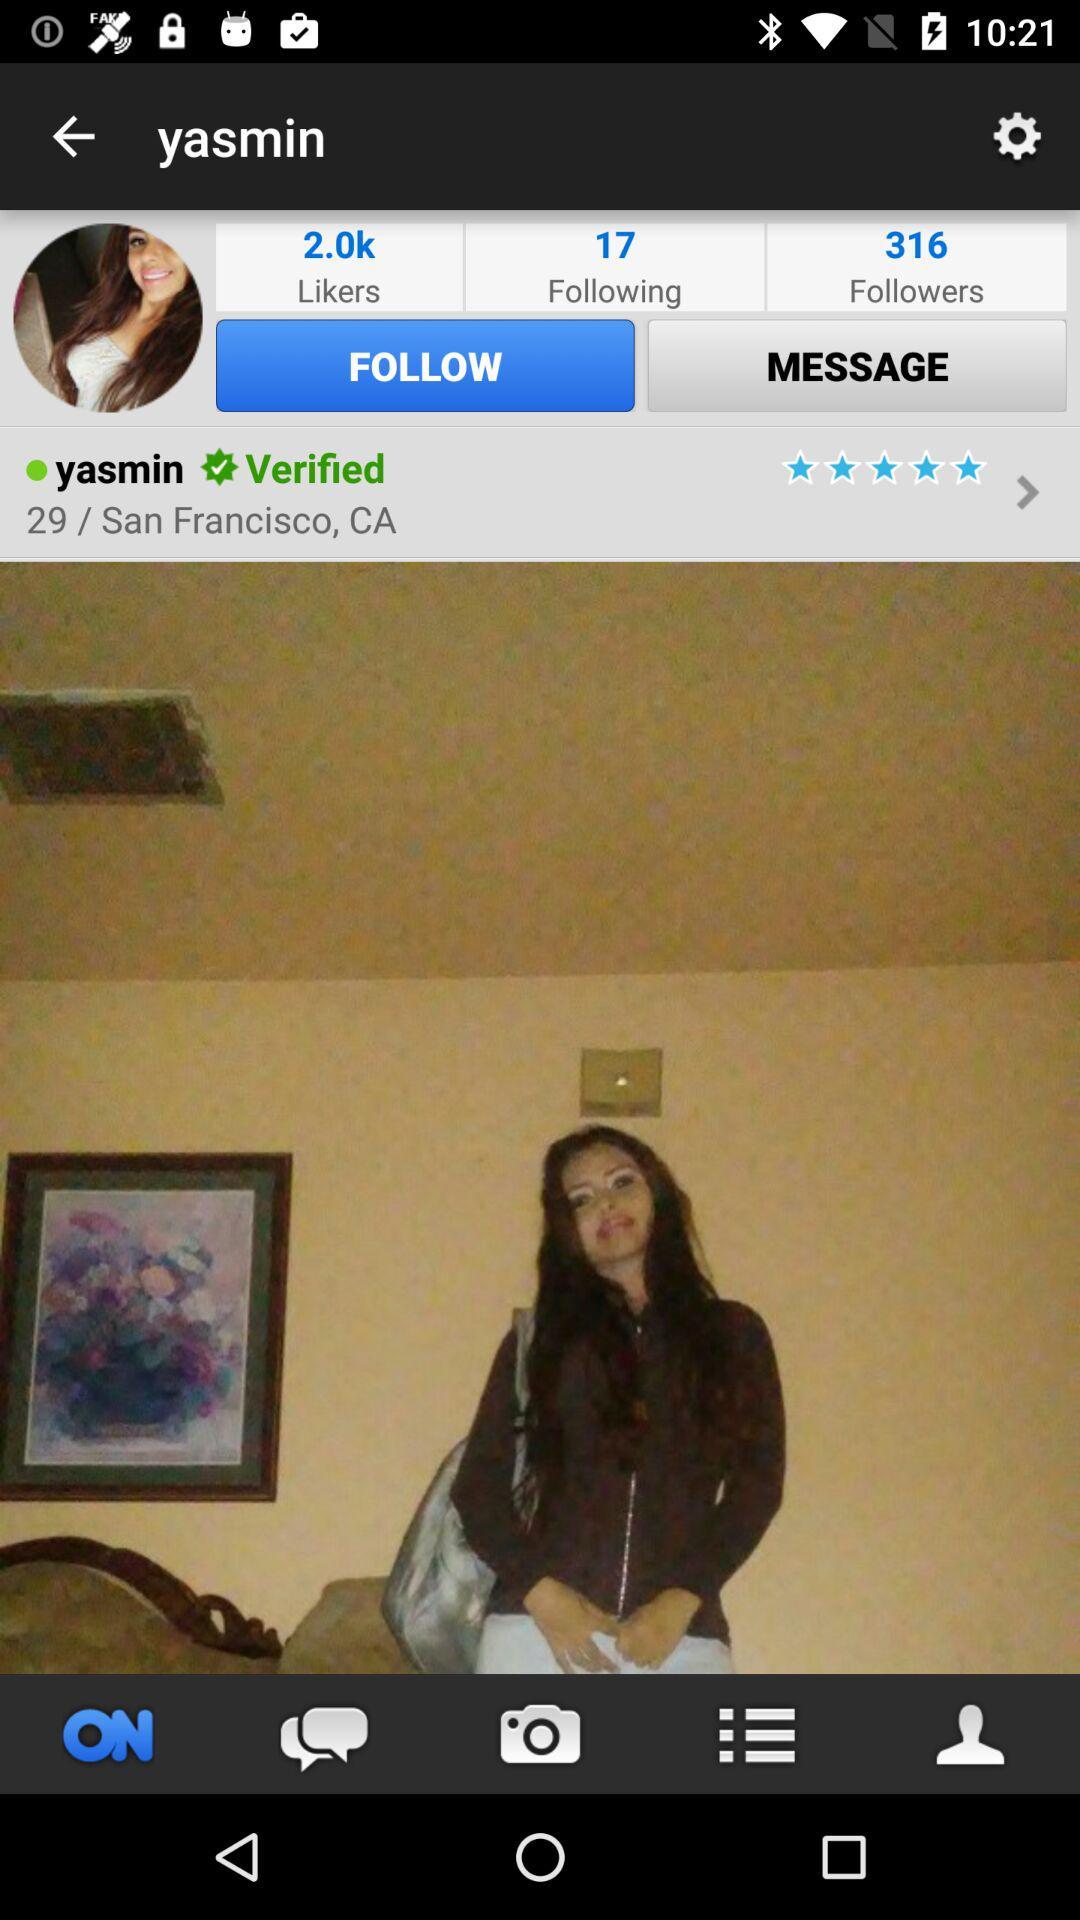  I want to click on for menu, so click(756, 1733).